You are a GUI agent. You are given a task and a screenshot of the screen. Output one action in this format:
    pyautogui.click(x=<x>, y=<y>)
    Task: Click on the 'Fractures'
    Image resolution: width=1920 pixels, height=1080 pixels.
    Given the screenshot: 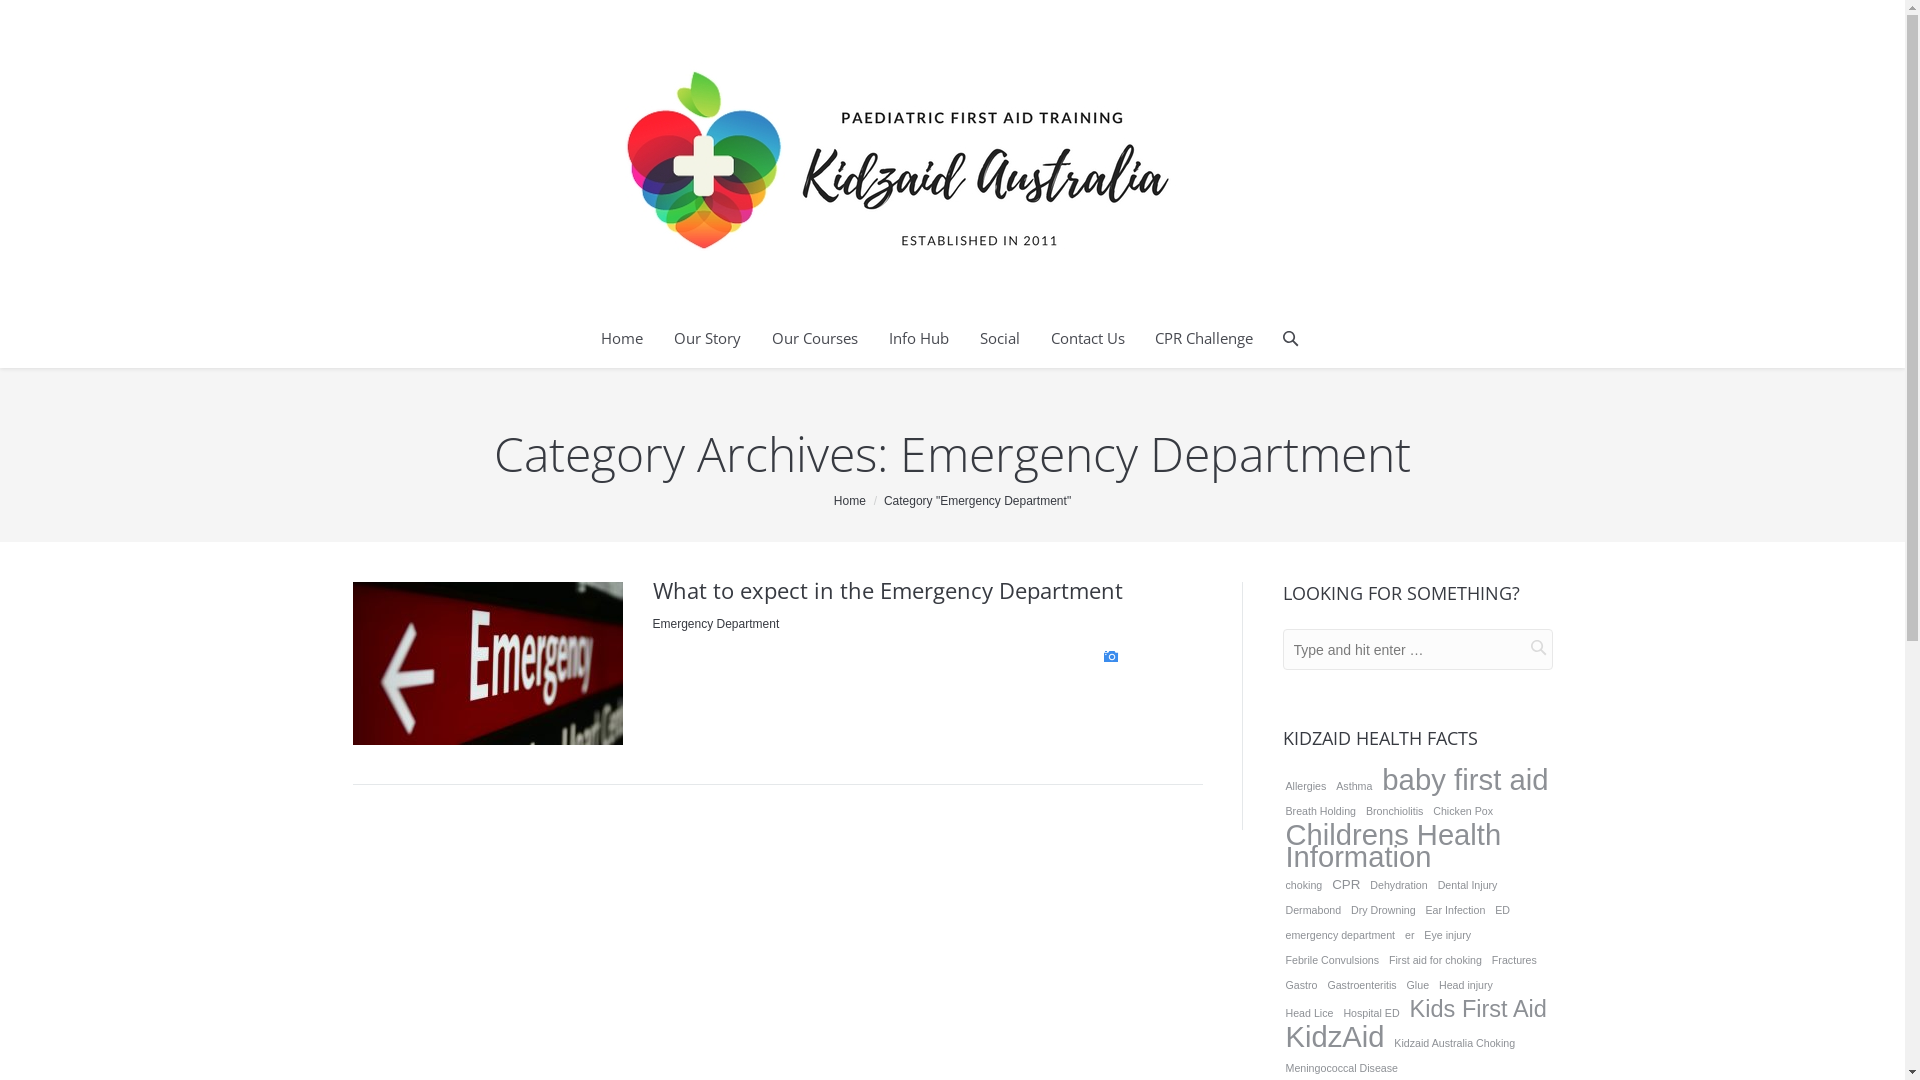 What is the action you would take?
    pyautogui.click(x=1514, y=959)
    